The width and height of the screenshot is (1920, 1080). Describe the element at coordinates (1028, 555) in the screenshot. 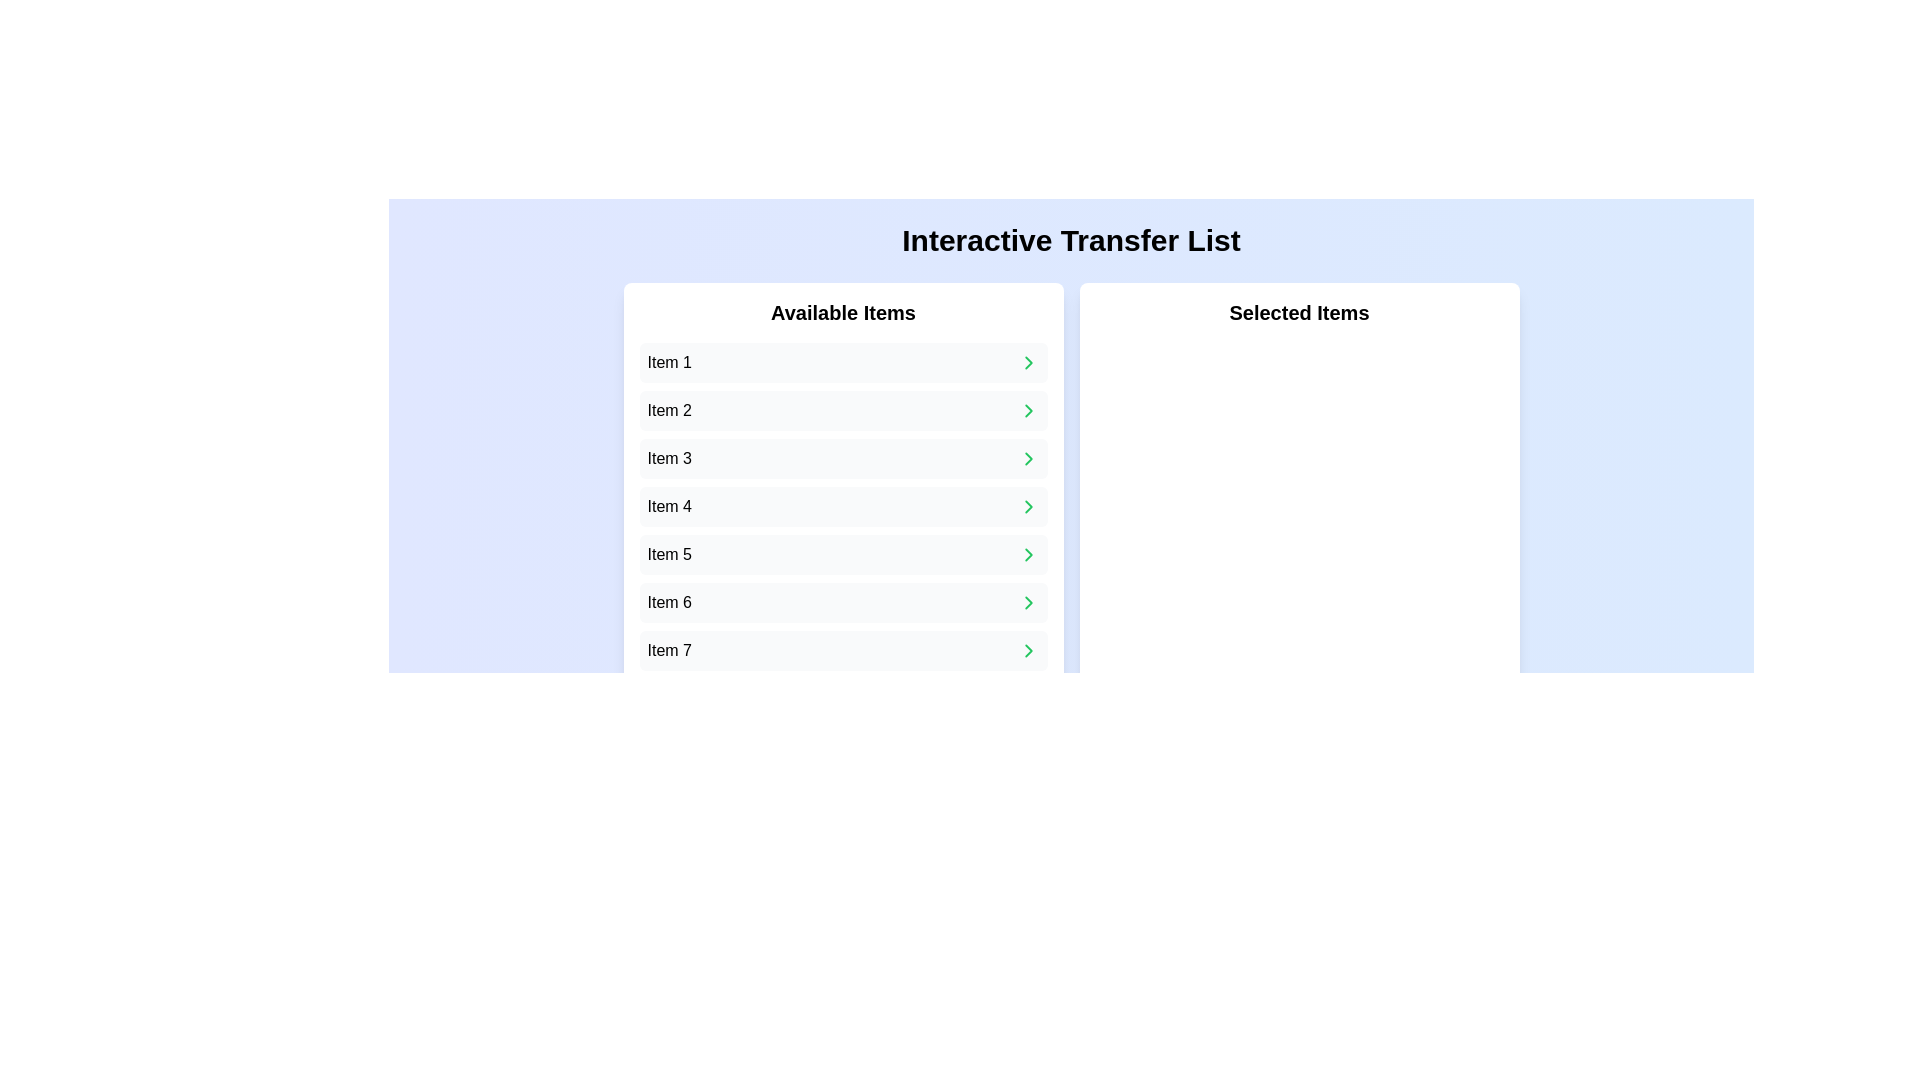

I see `the Interactive Icon located at the far right of the 'Item 5' entry in the list` at that location.